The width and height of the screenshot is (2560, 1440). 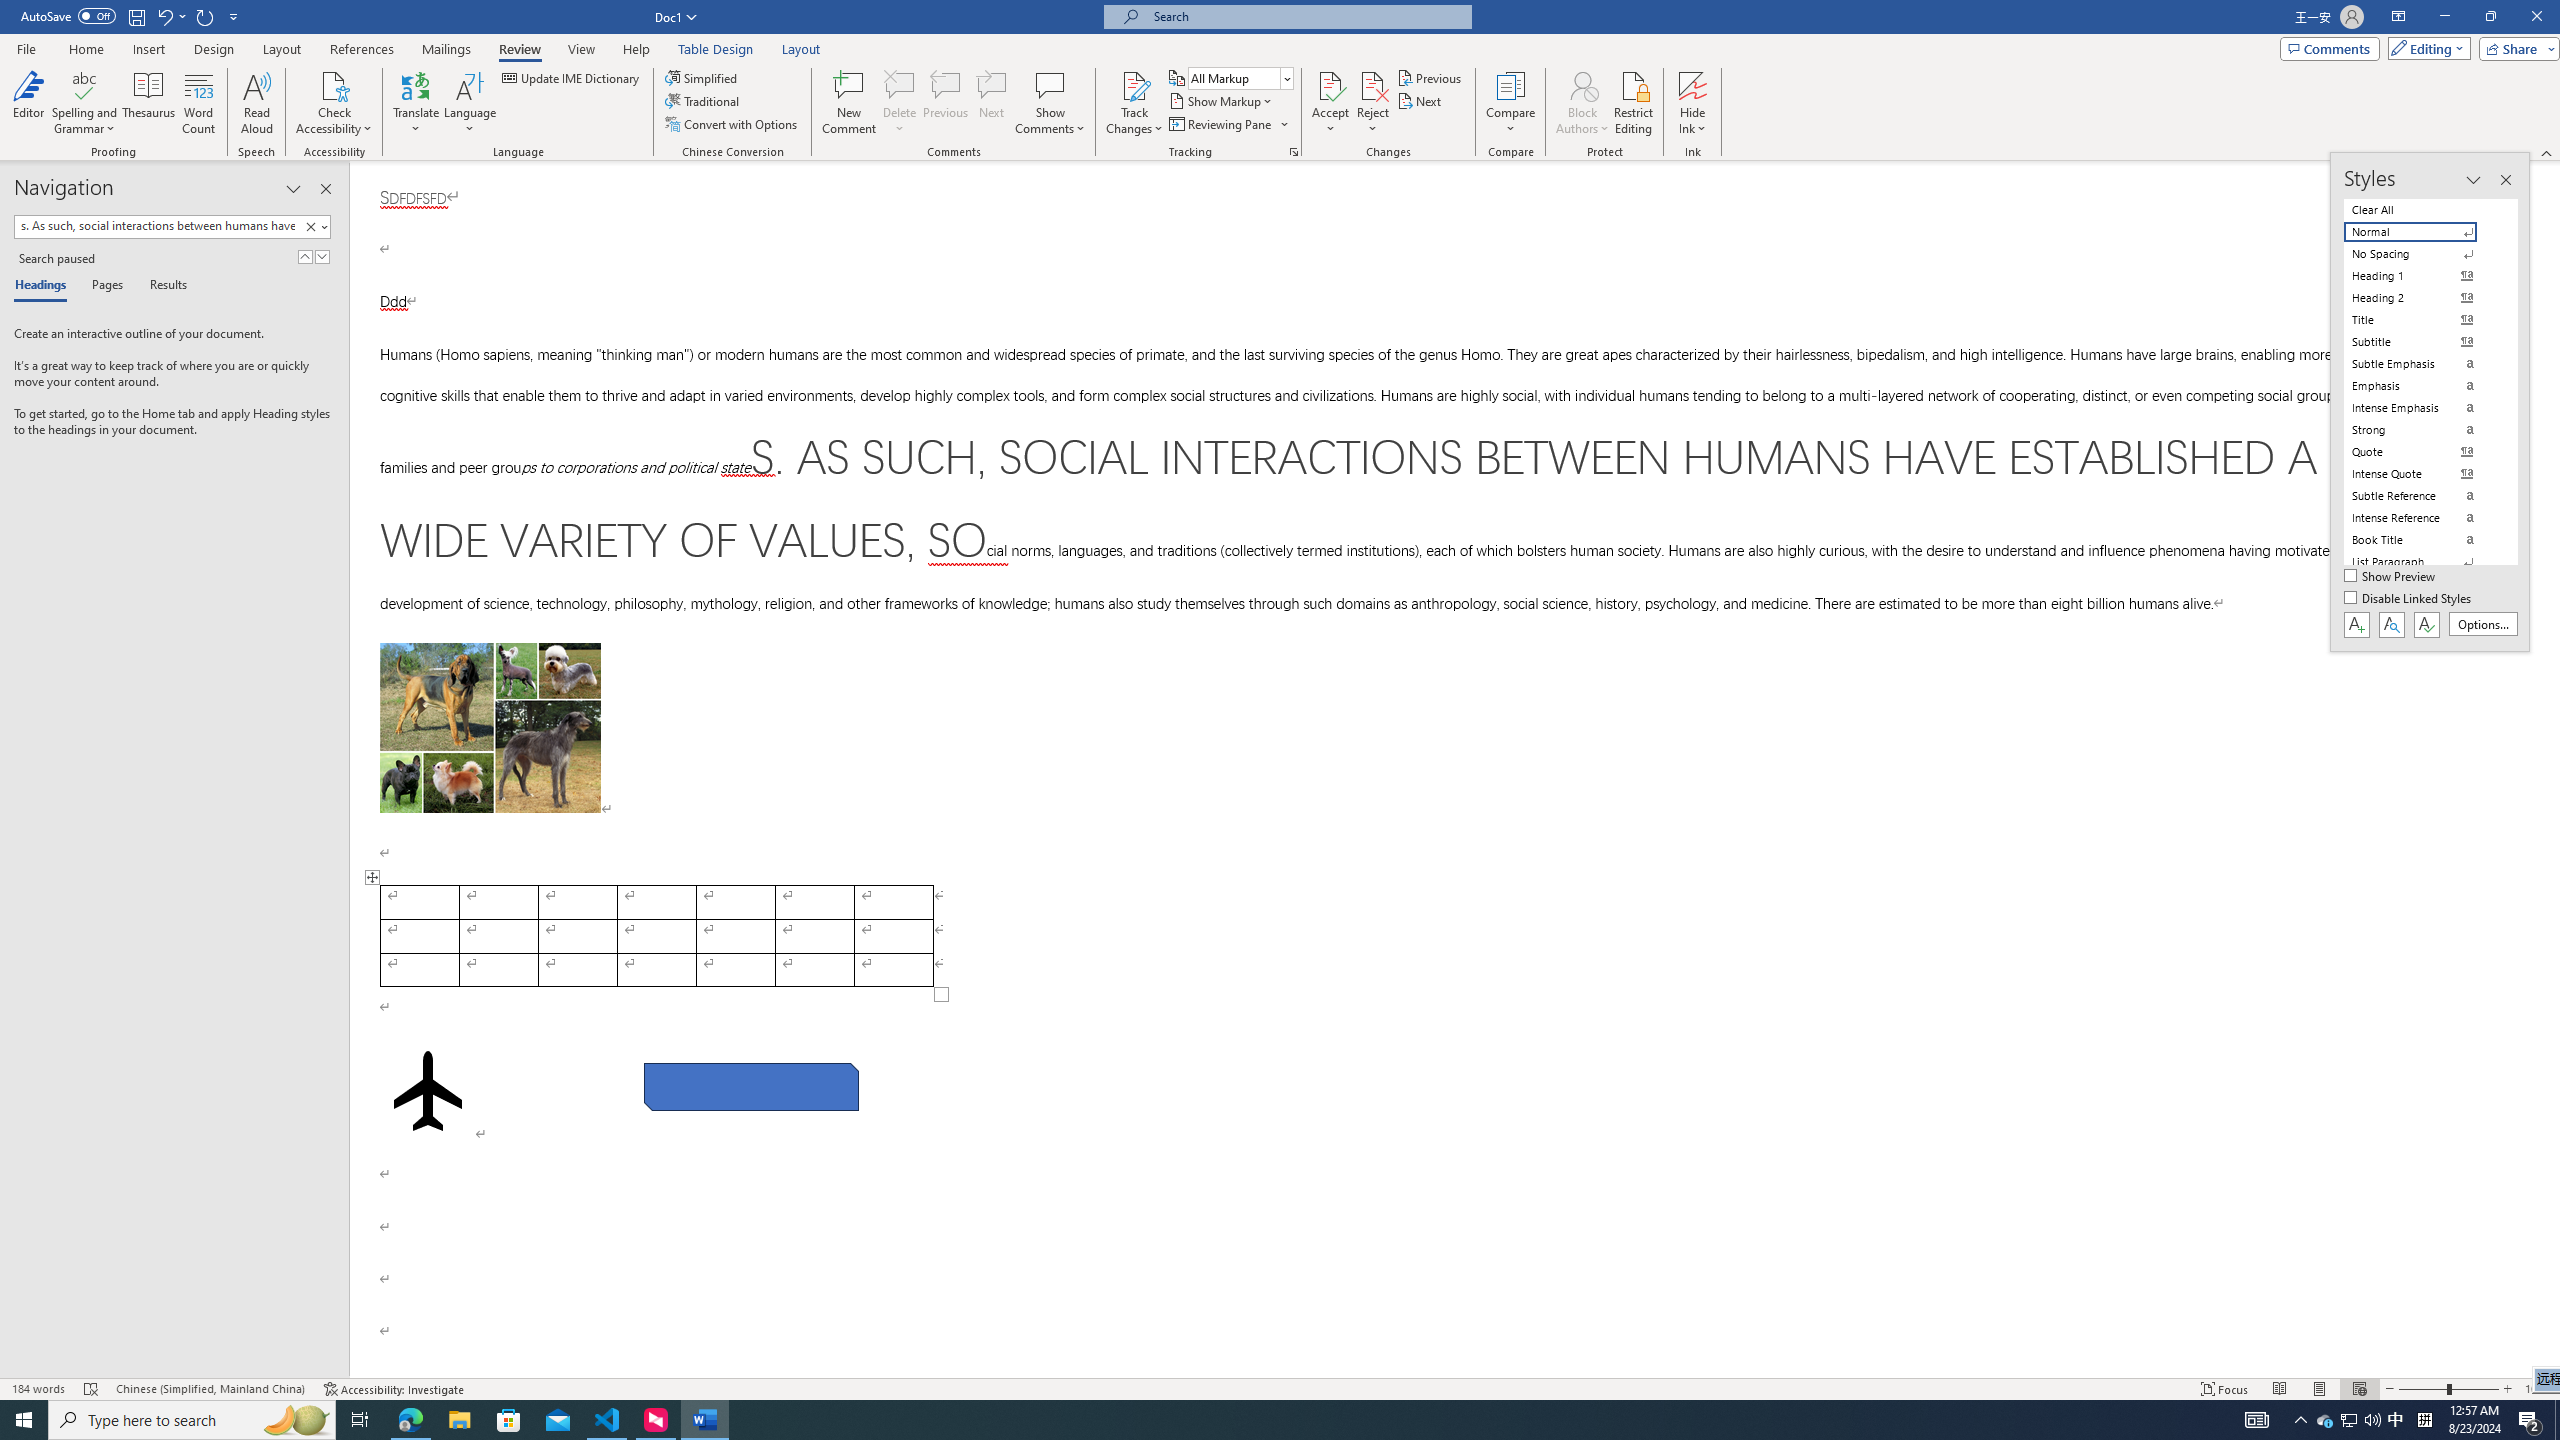 What do you see at coordinates (334, 103) in the screenshot?
I see `'Check Accessibility'` at bounding box center [334, 103].